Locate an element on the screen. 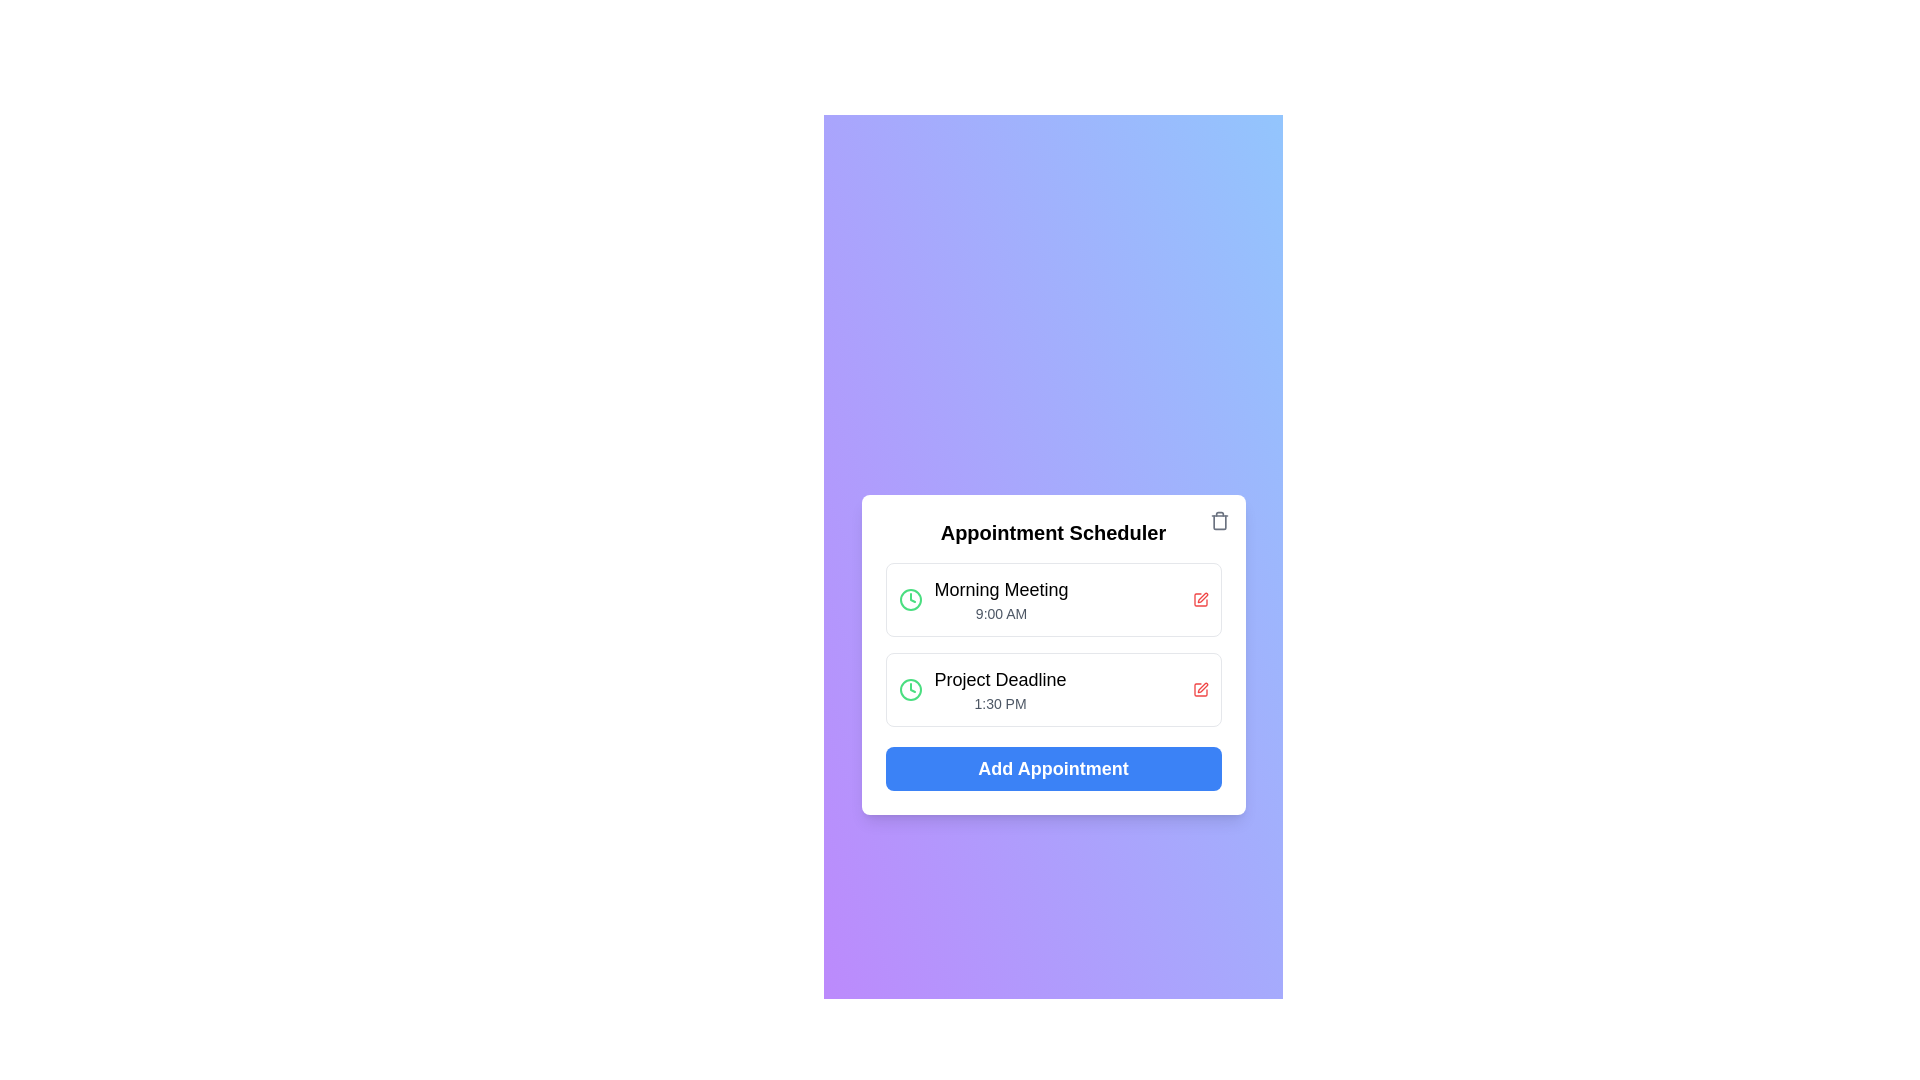  the edit button for the 'Project Deadline' task entry to initiate the edit action is located at coordinates (1200, 689).